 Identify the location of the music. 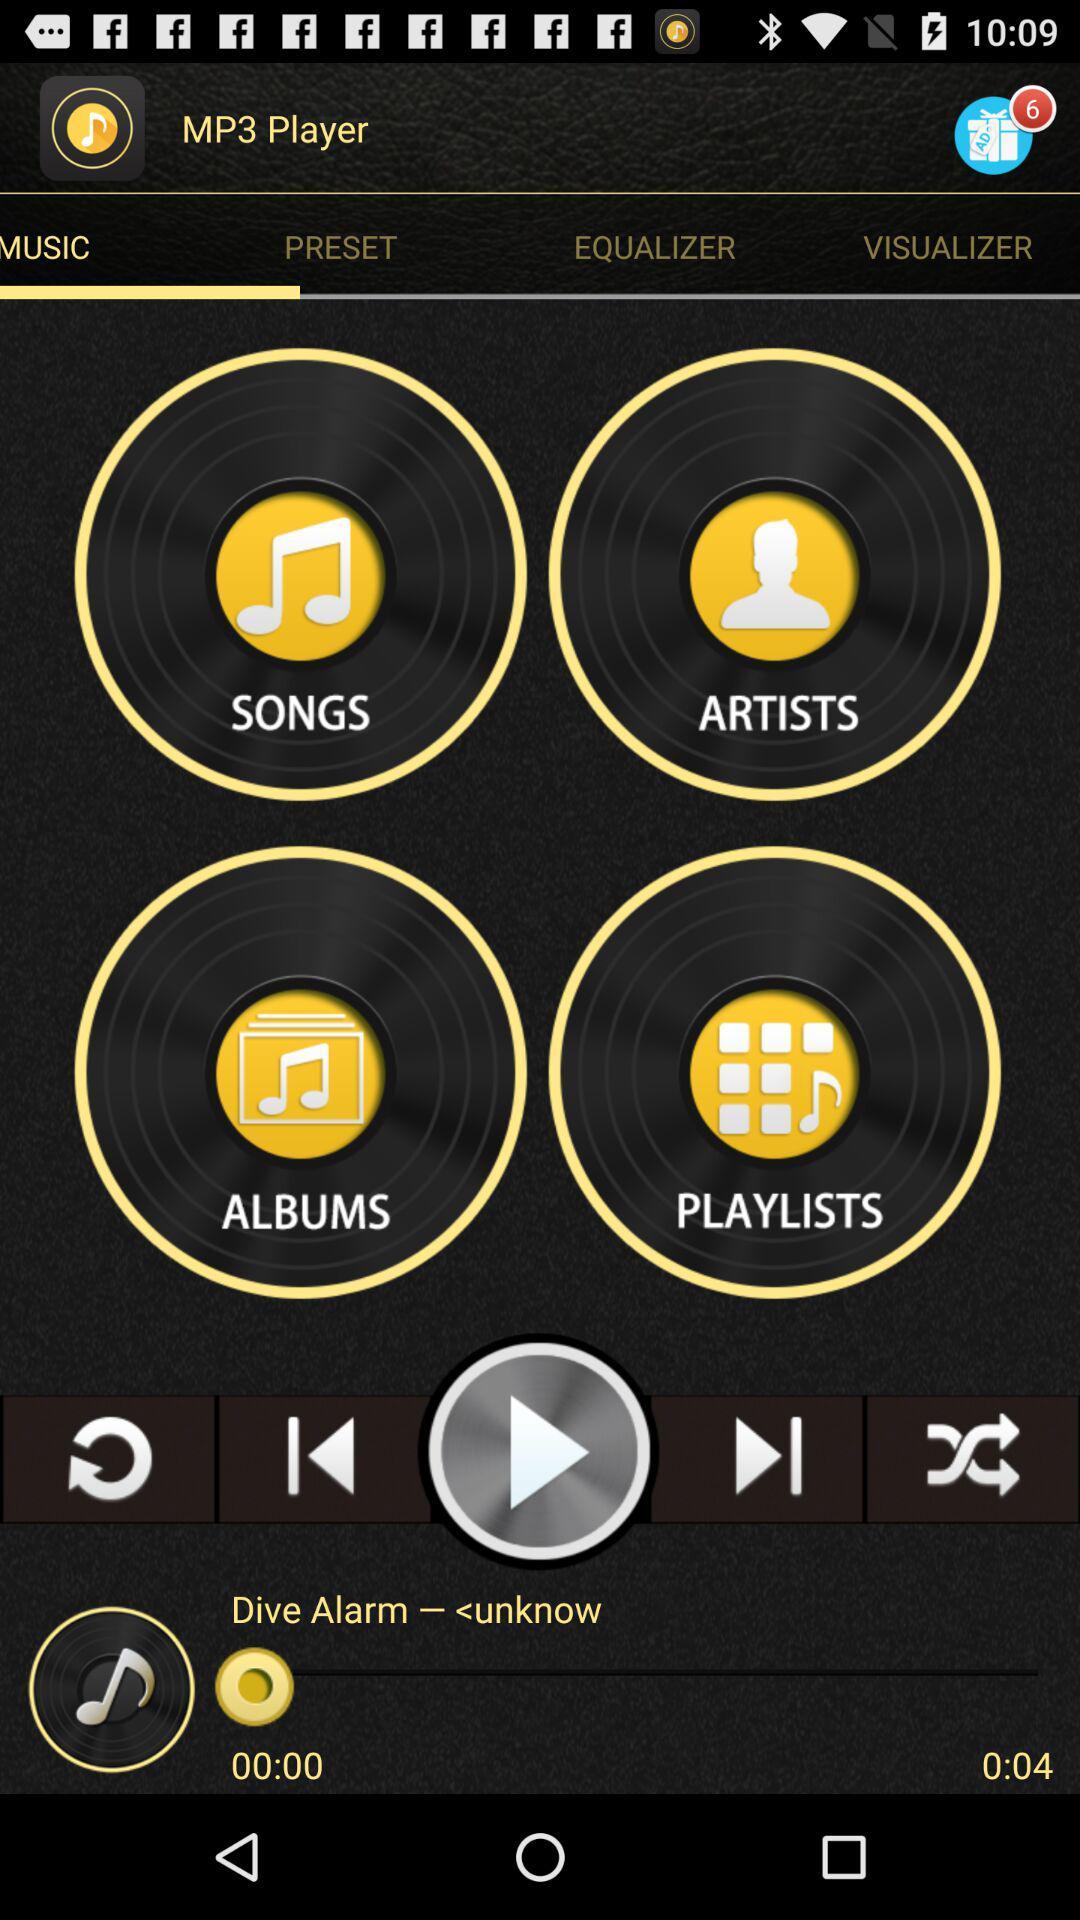
(538, 1452).